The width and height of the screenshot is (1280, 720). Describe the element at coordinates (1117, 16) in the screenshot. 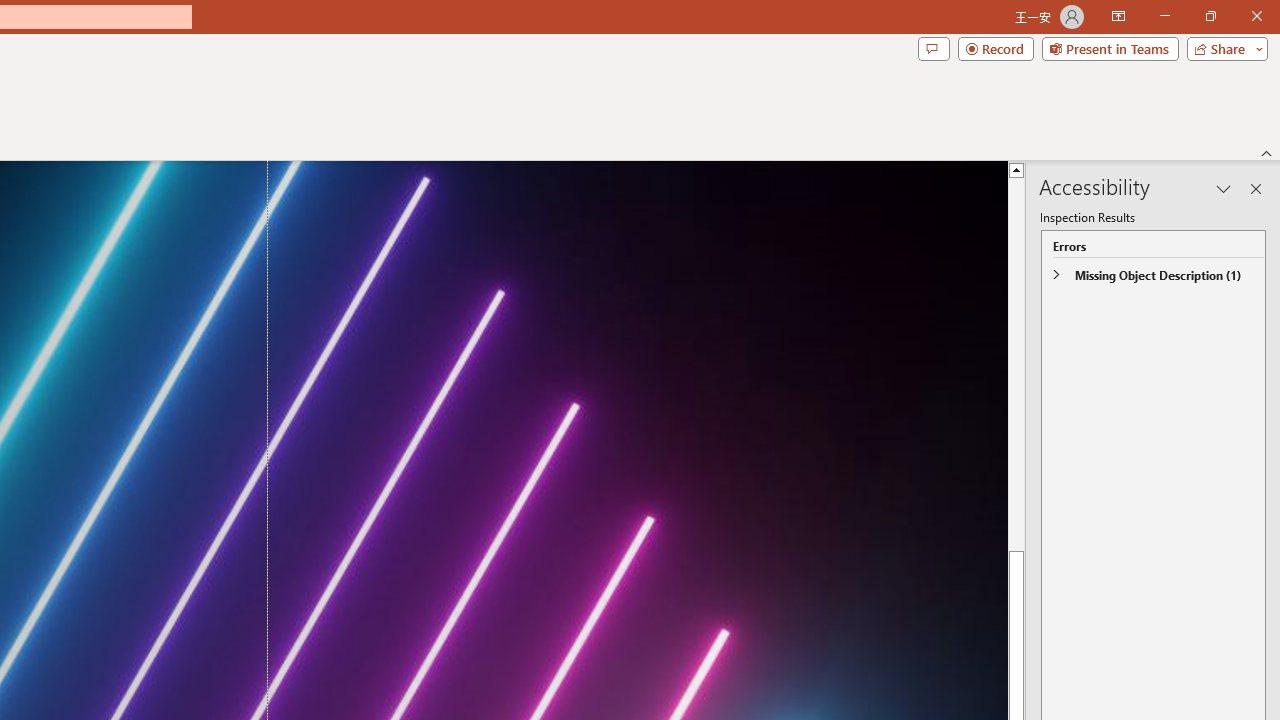

I see `'Ribbon Display Options'` at that location.